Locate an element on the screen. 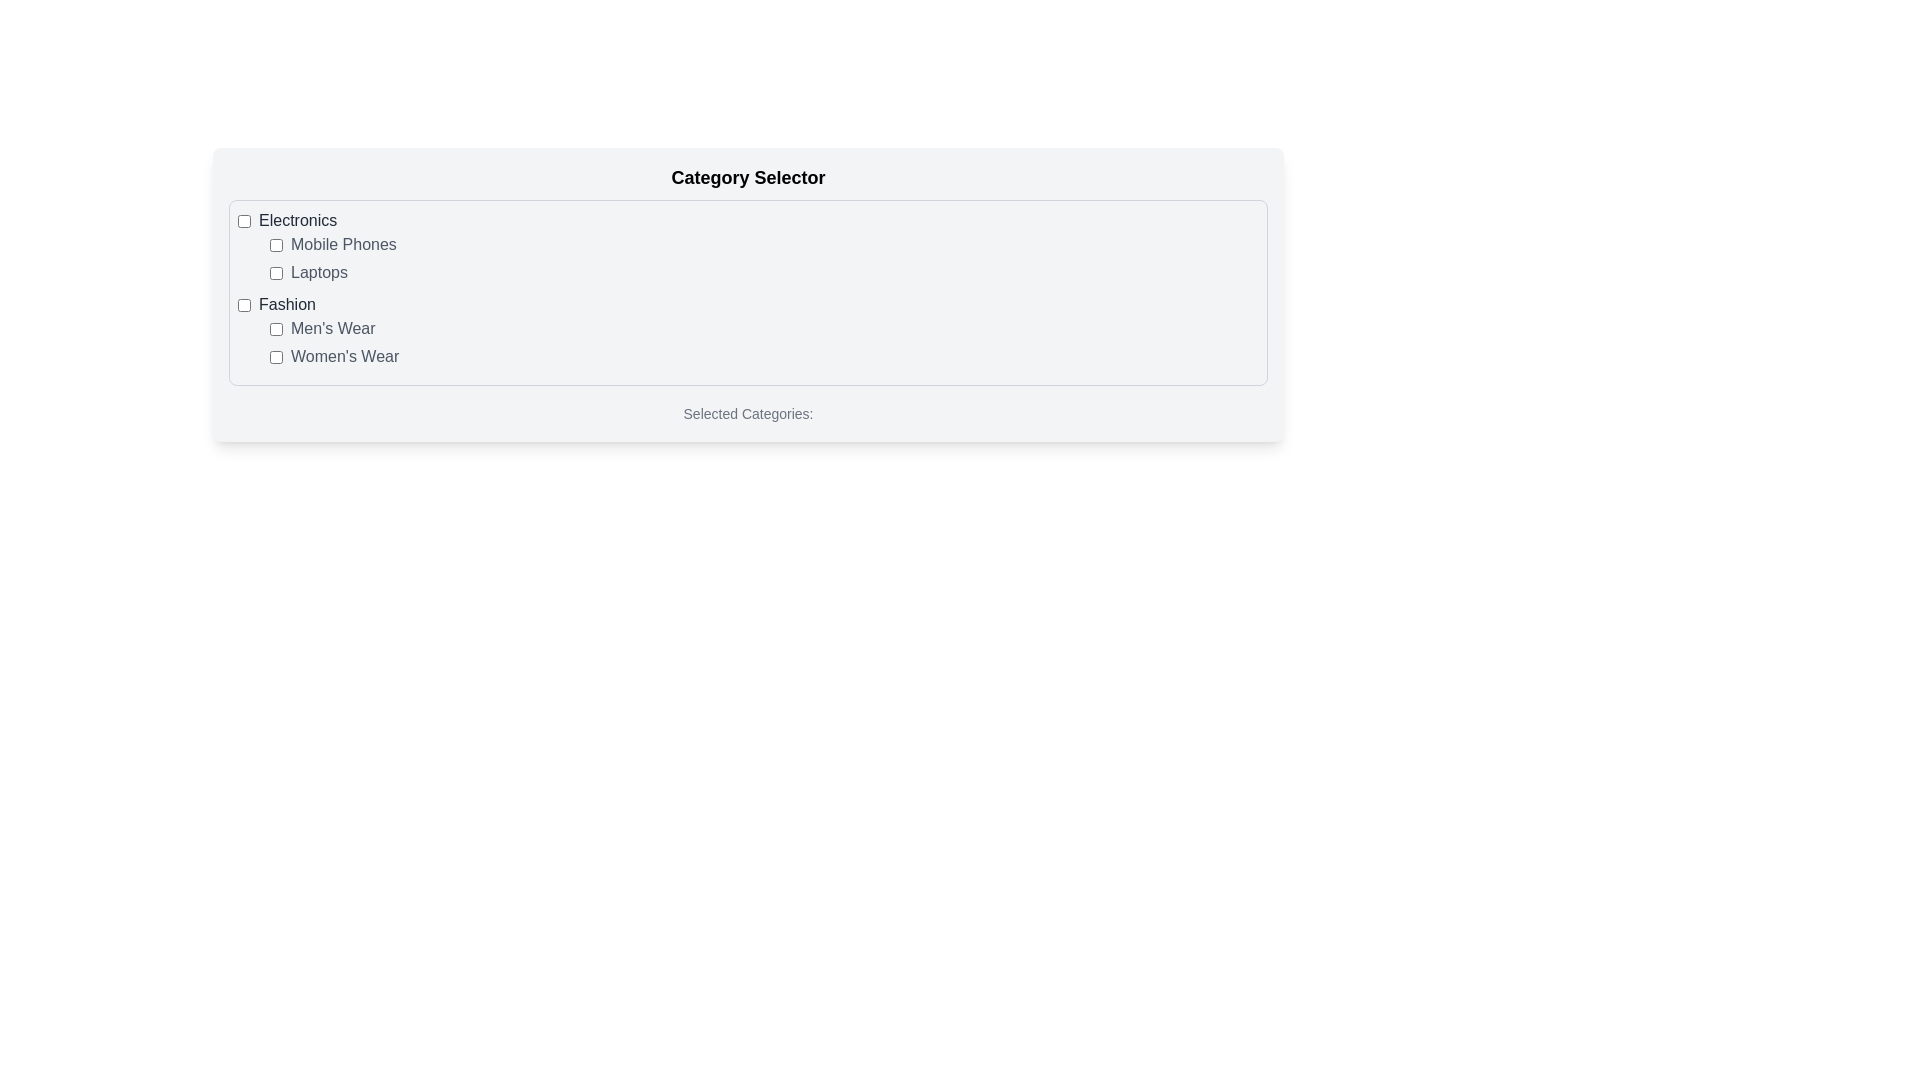 Image resolution: width=1920 pixels, height=1080 pixels. the 'Women's Wear' label to associate it with its checkbox in the Fashion category is located at coordinates (345, 356).